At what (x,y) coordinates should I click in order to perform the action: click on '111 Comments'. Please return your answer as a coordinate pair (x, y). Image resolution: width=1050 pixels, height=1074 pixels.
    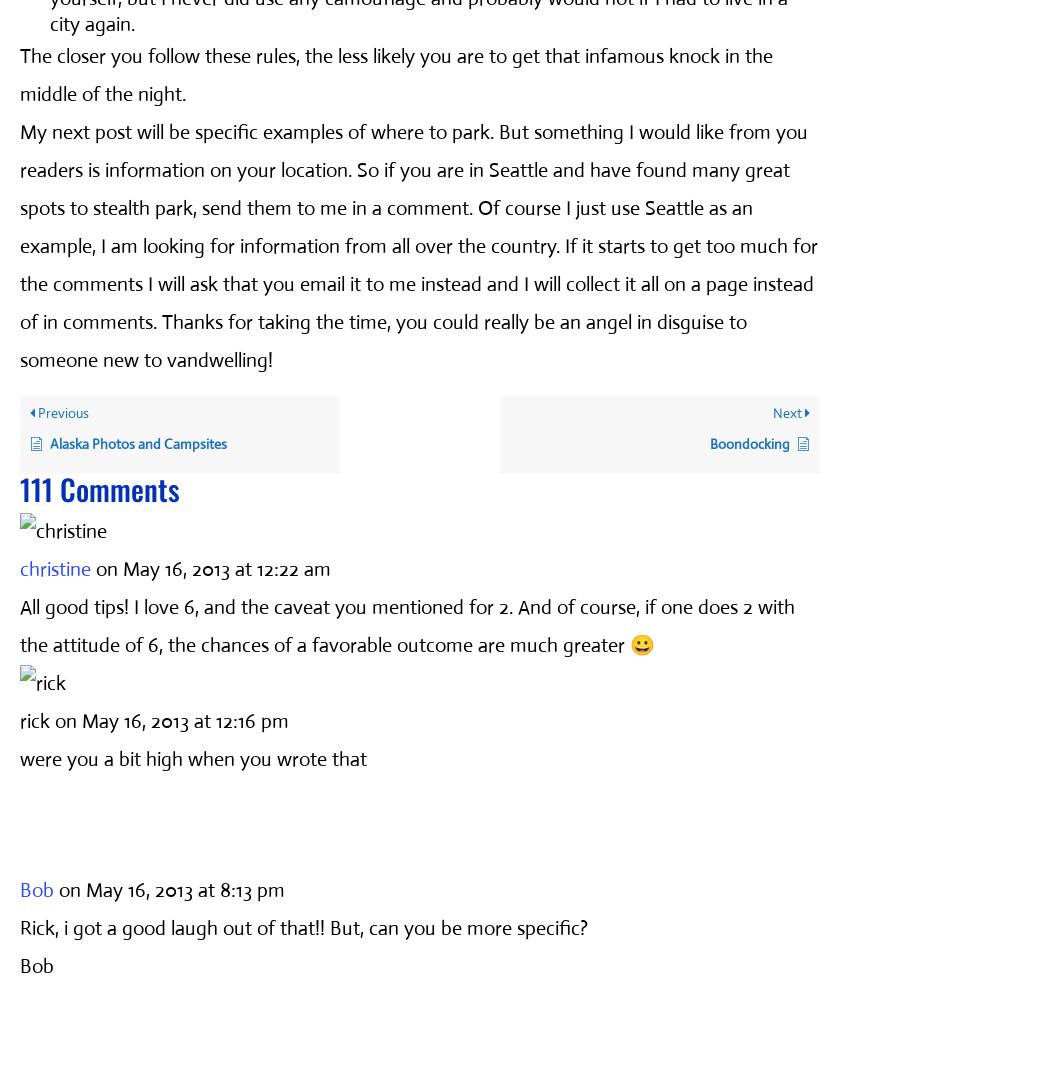
    Looking at the image, I should click on (19, 487).